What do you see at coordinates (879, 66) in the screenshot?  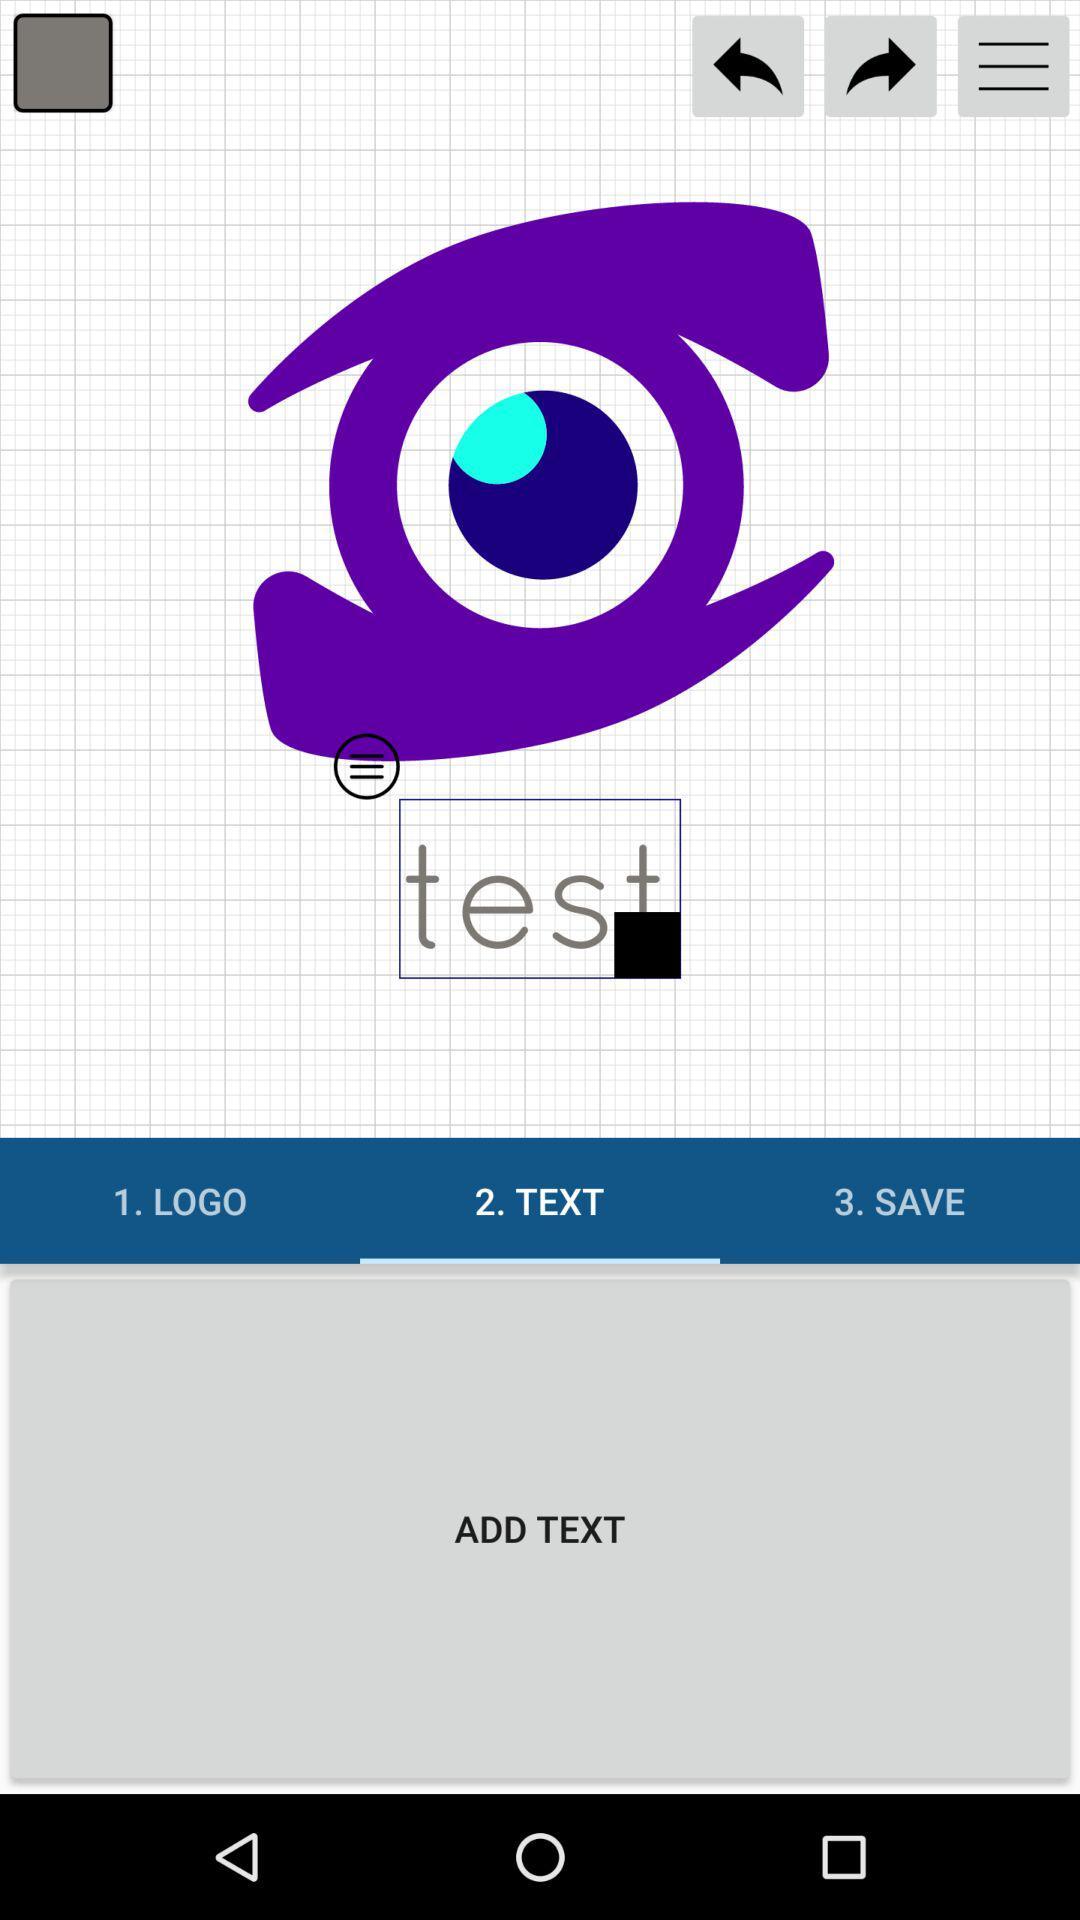 I see `next` at bounding box center [879, 66].